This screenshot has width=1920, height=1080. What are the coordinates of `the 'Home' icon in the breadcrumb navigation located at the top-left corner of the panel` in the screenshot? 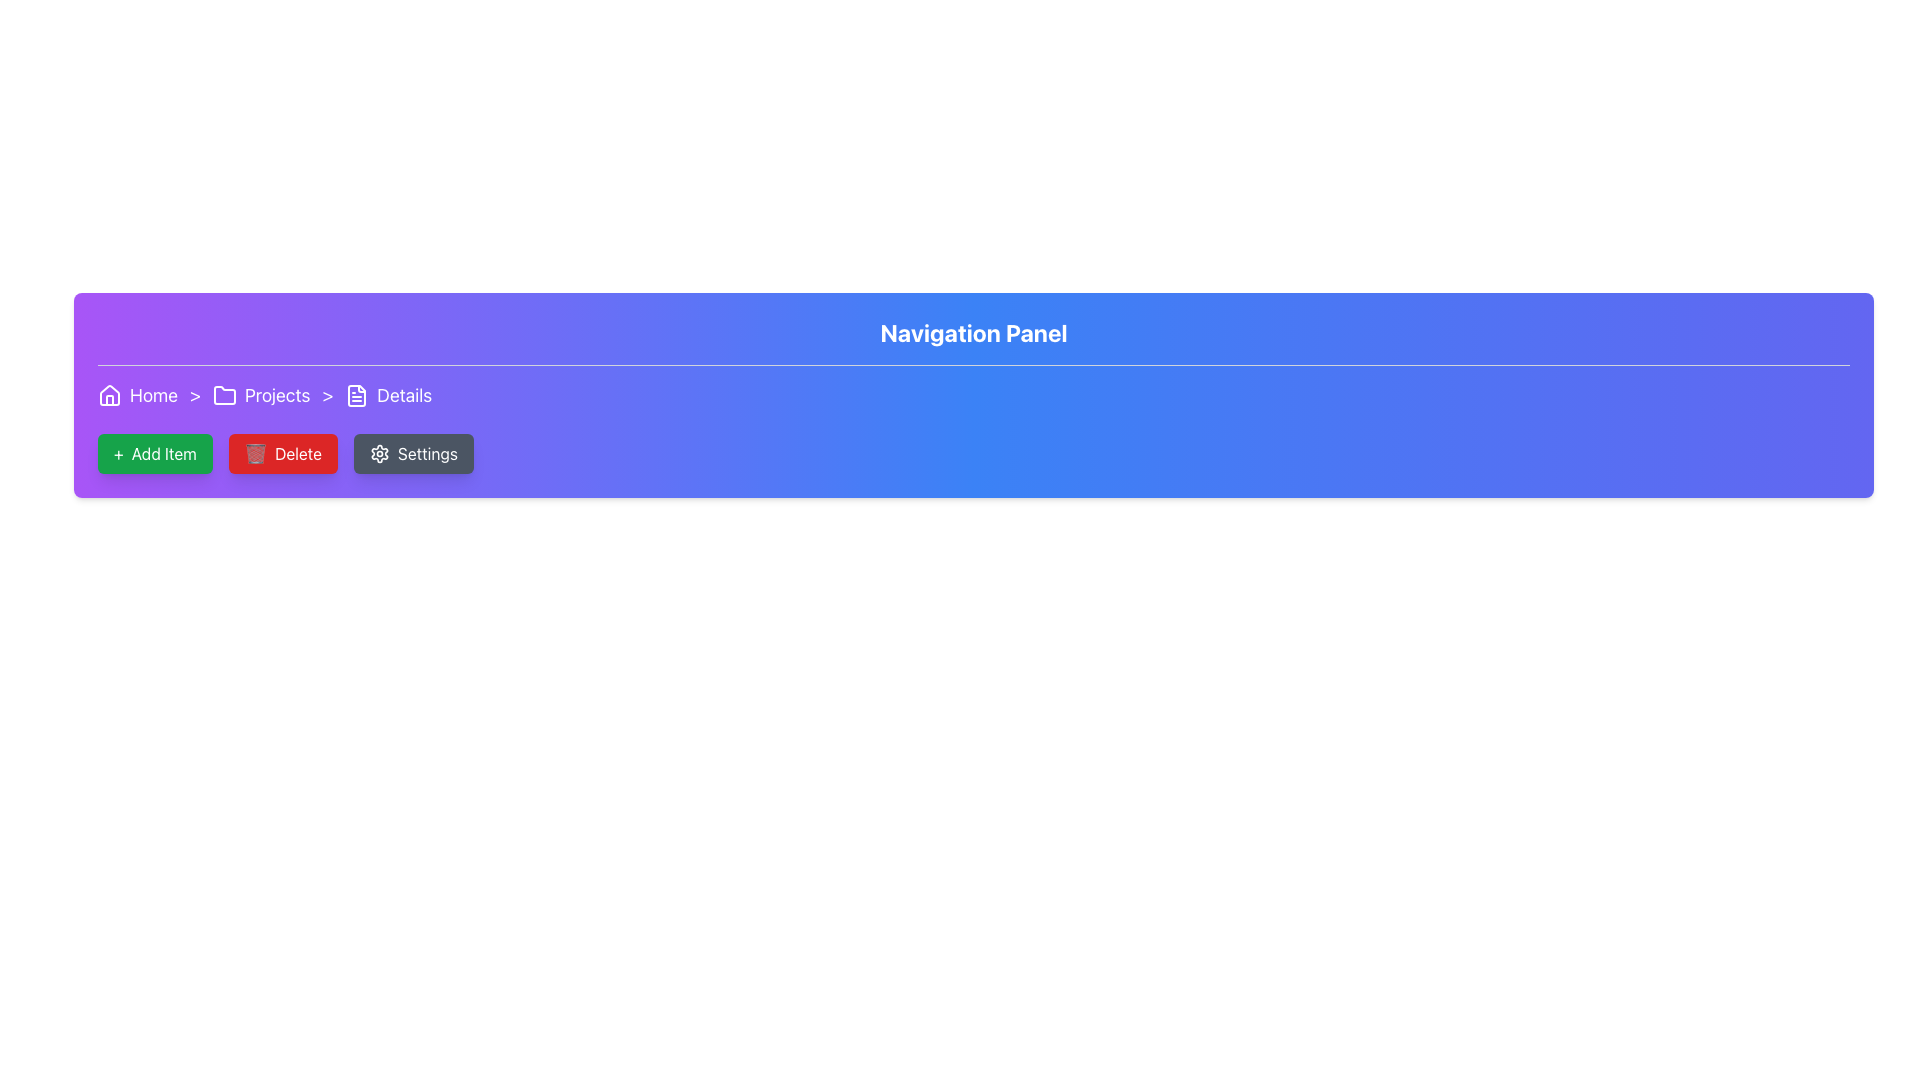 It's located at (109, 394).